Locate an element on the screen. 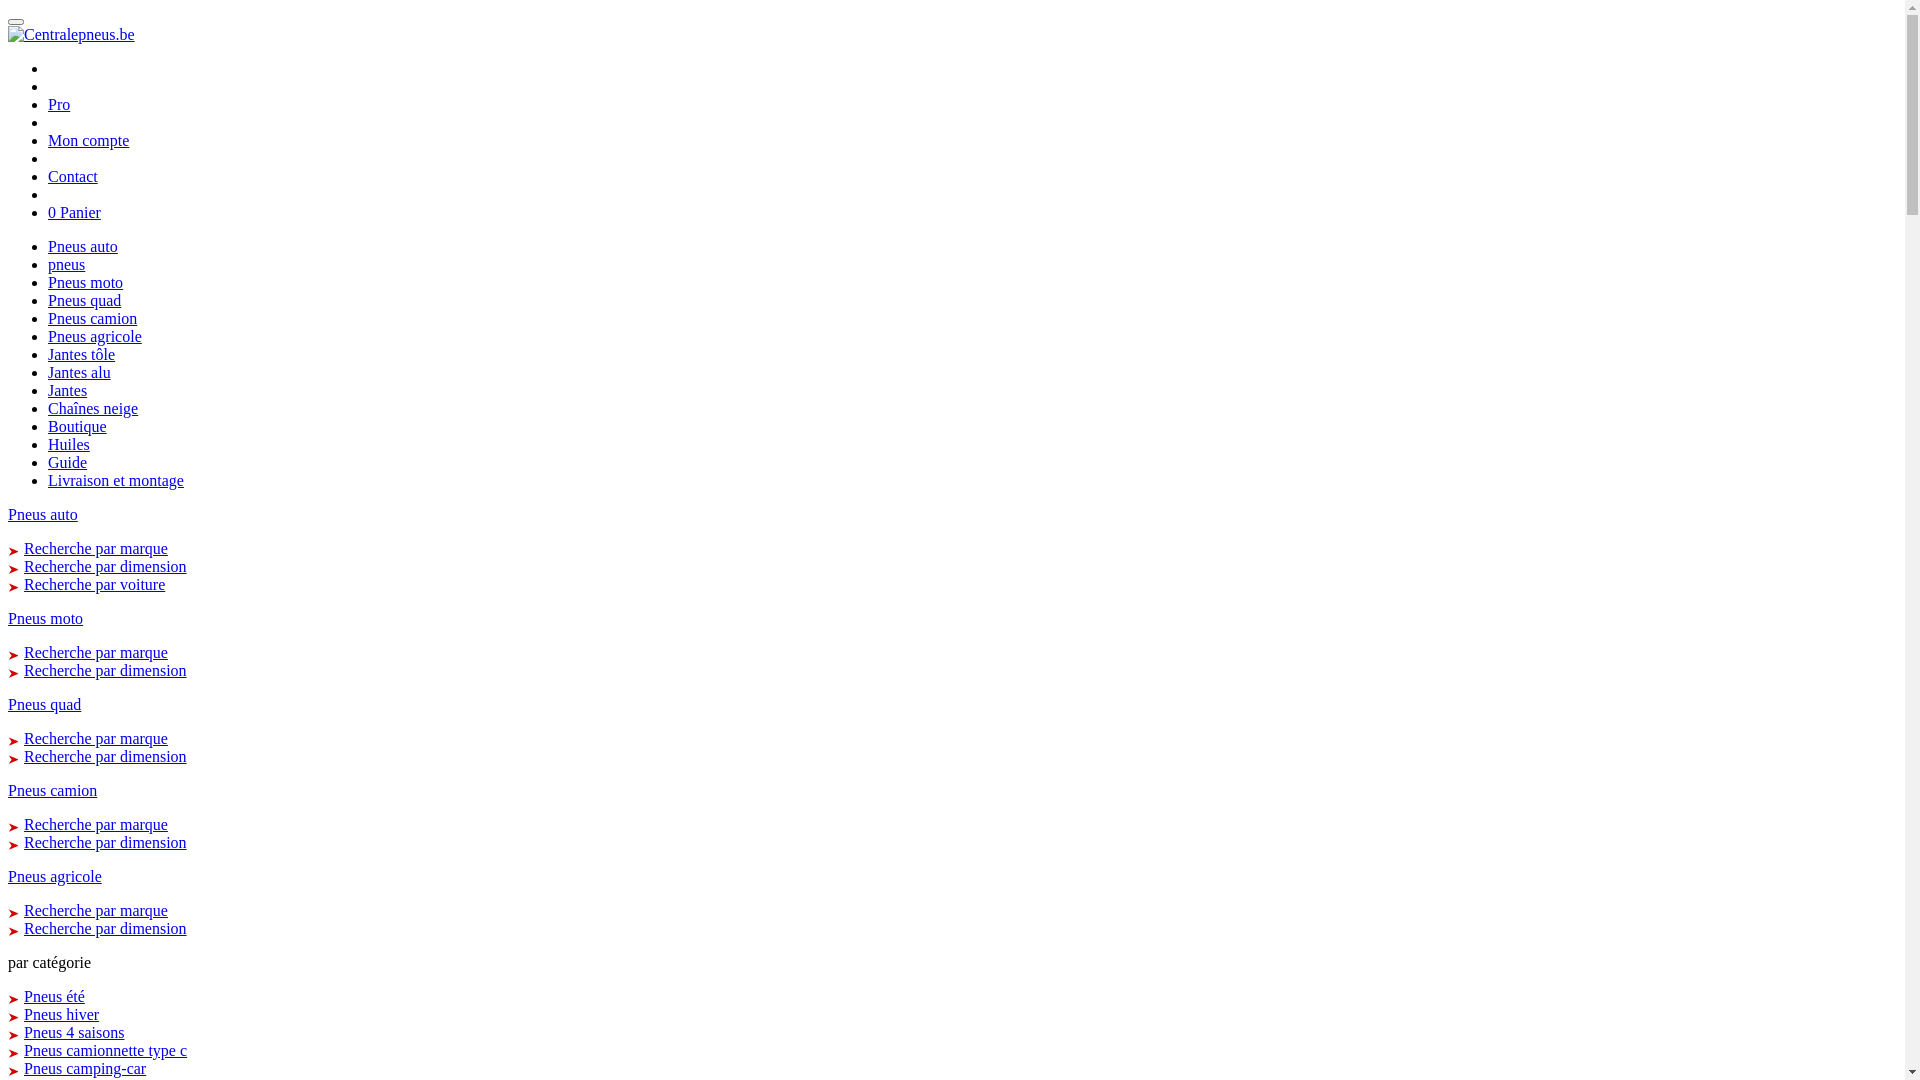 This screenshot has height=1080, width=1920. 'Jantes alu' is located at coordinates (79, 372).